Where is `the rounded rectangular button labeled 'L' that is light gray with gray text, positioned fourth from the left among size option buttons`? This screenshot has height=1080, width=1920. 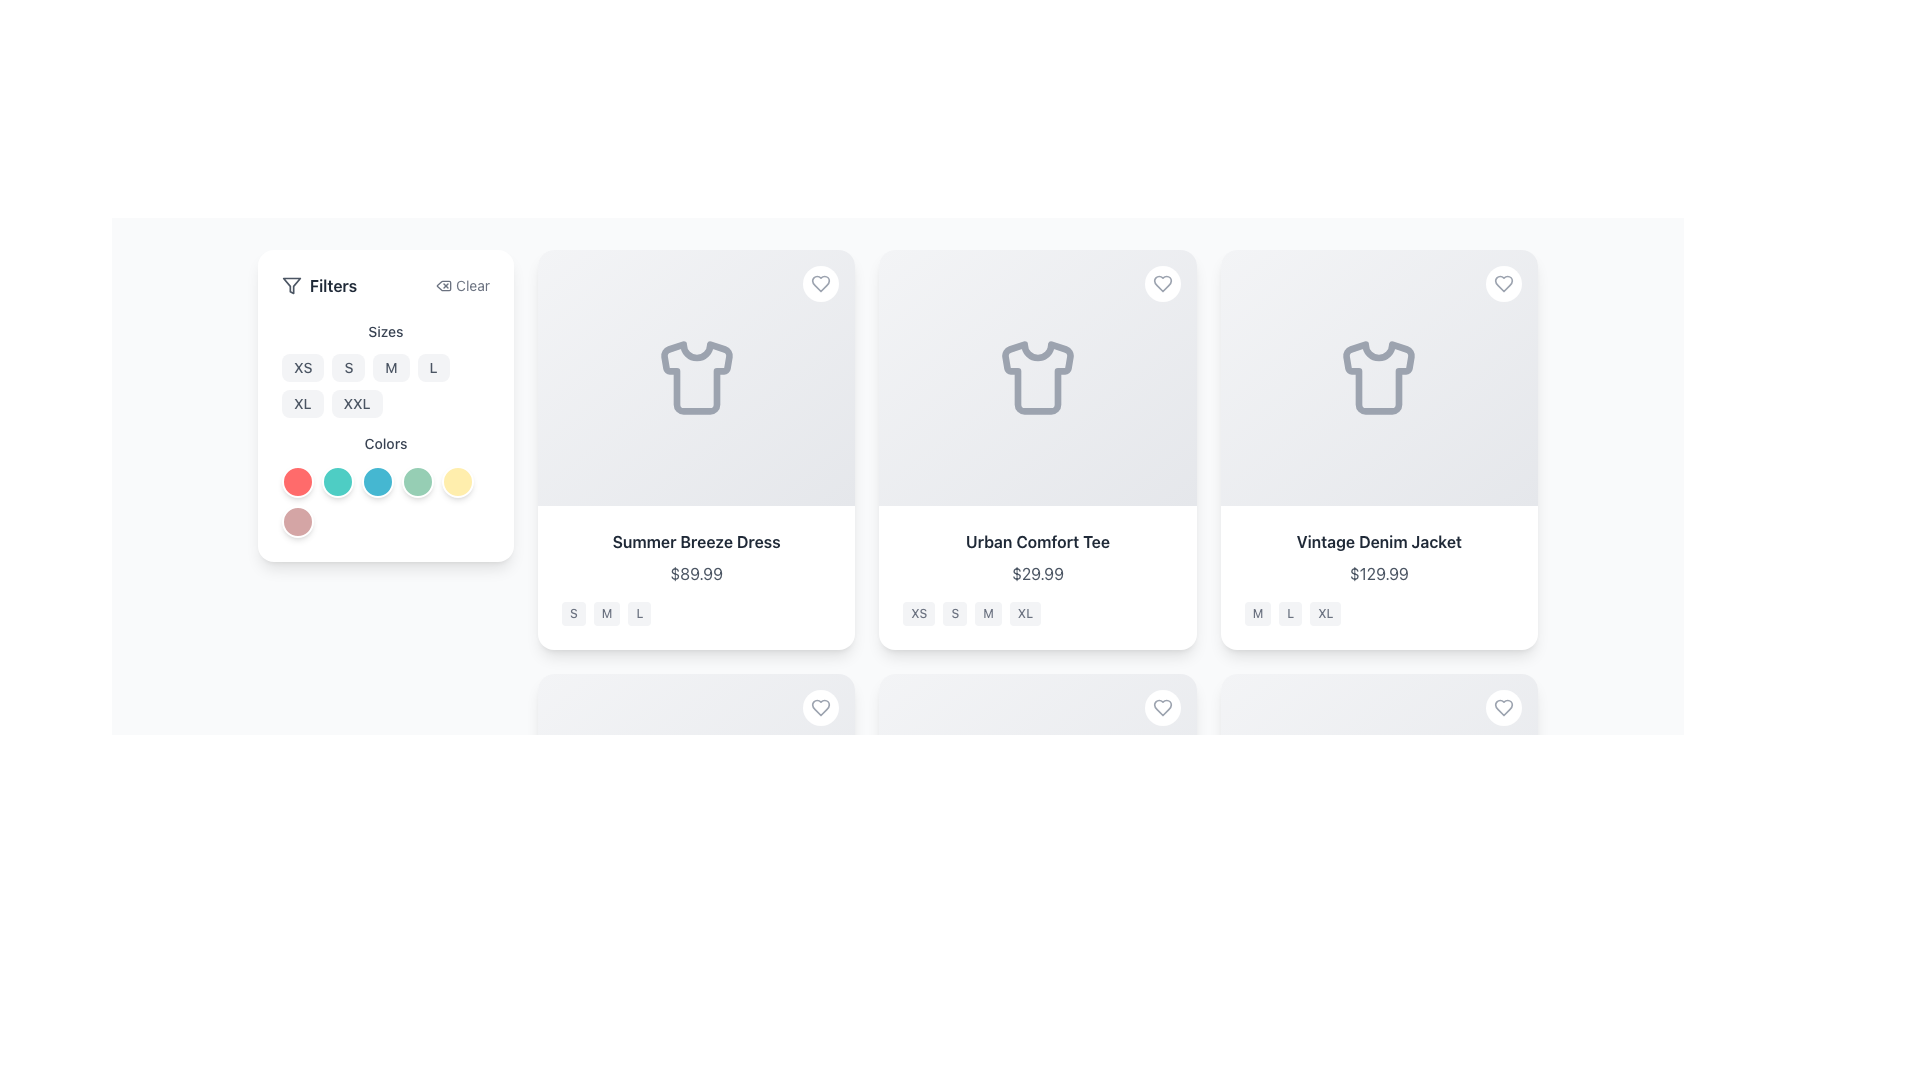
the rounded rectangular button labeled 'L' that is light gray with gray text, positioned fourth from the left among size option buttons is located at coordinates (432, 367).